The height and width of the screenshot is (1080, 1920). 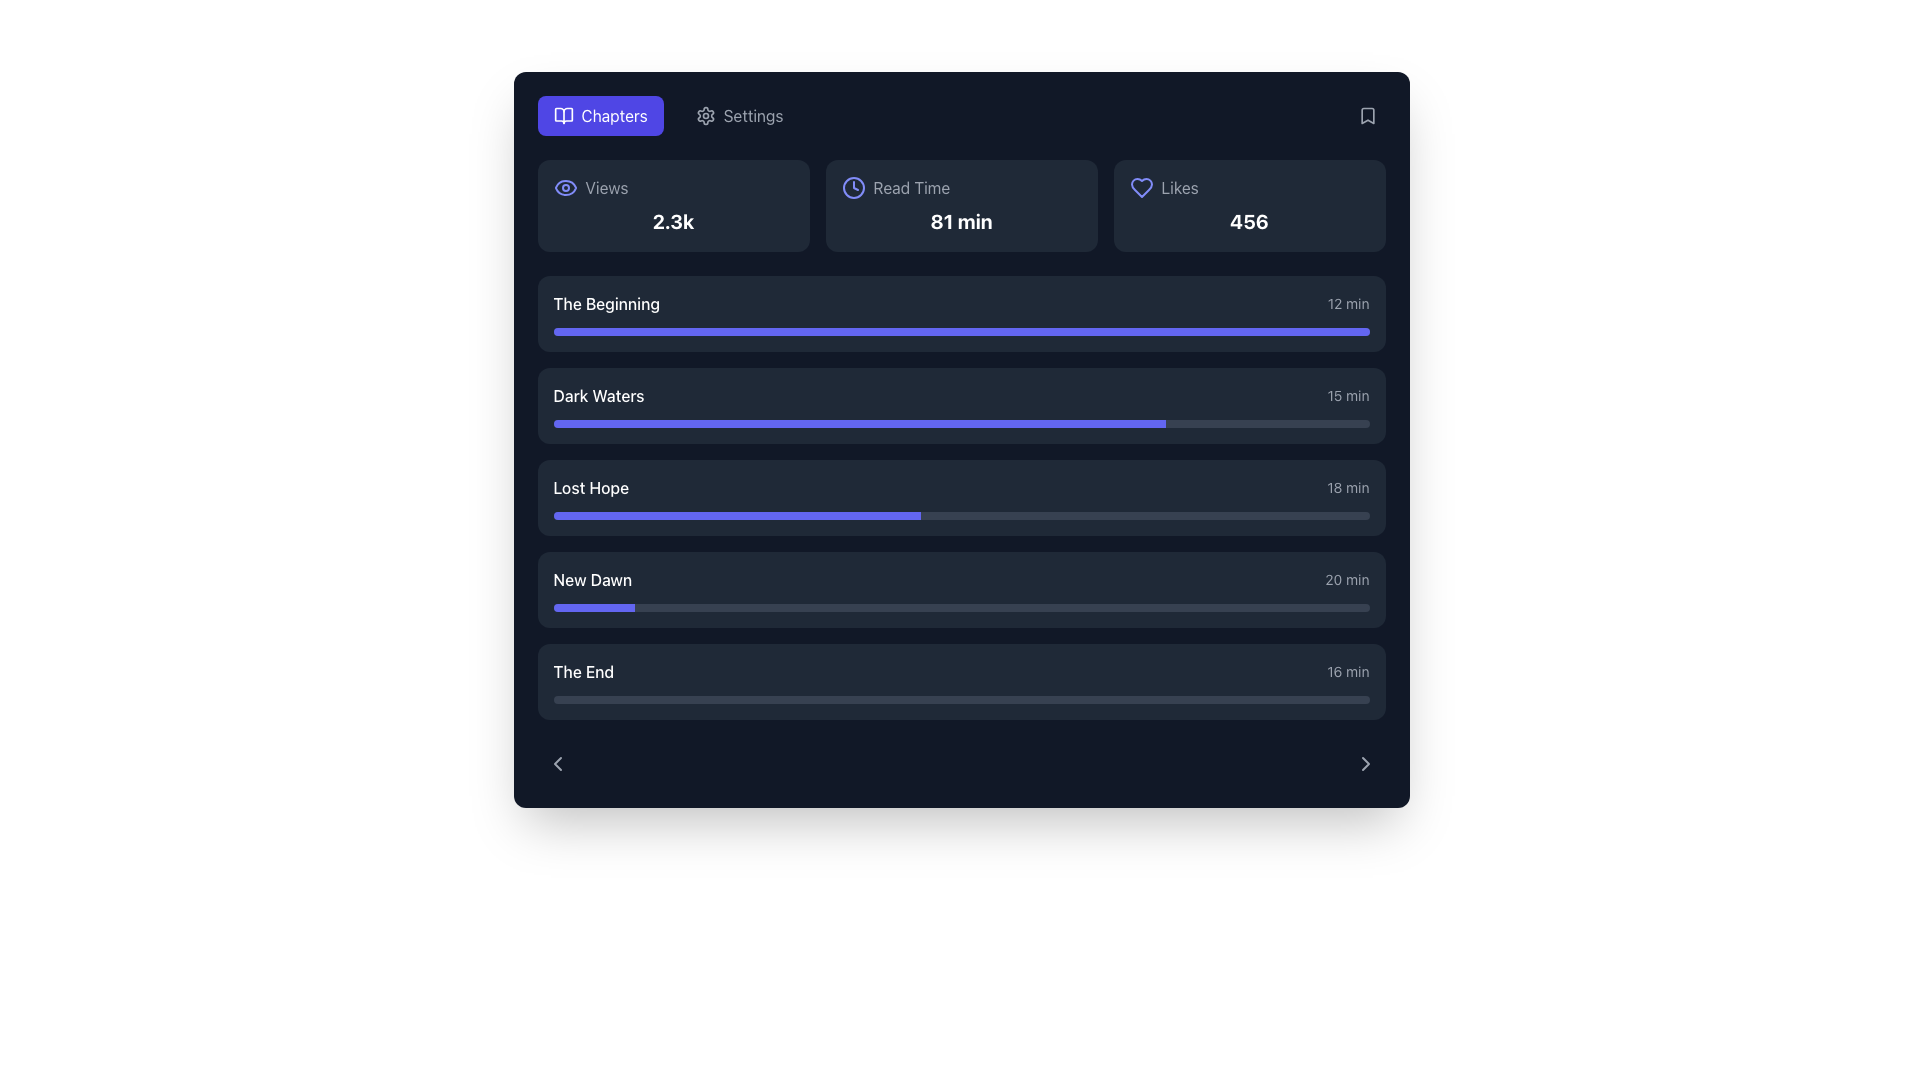 What do you see at coordinates (557, 763) in the screenshot?
I see `the navigation icon button located at the bottom-left corner of the interface to transition to the previous page or section` at bounding box center [557, 763].